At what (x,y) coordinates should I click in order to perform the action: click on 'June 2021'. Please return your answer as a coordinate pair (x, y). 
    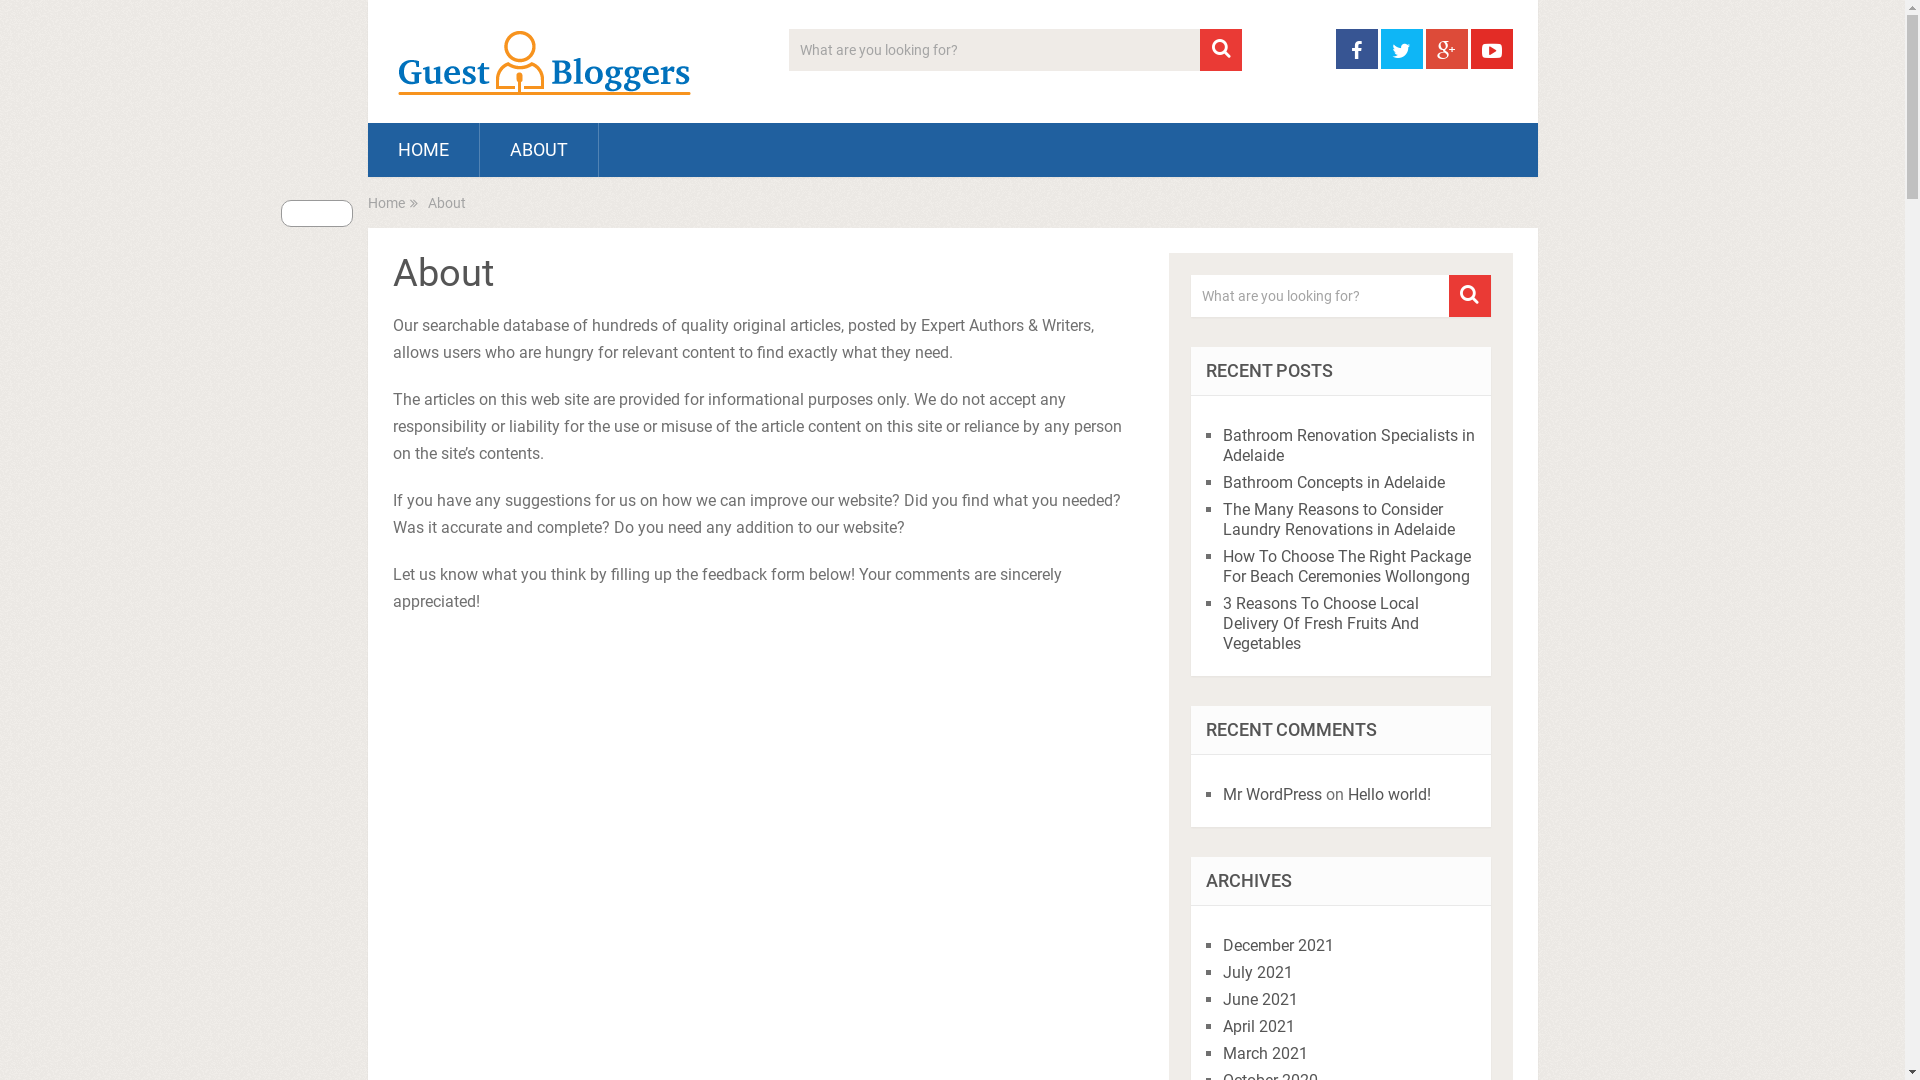
    Looking at the image, I should click on (1259, 999).